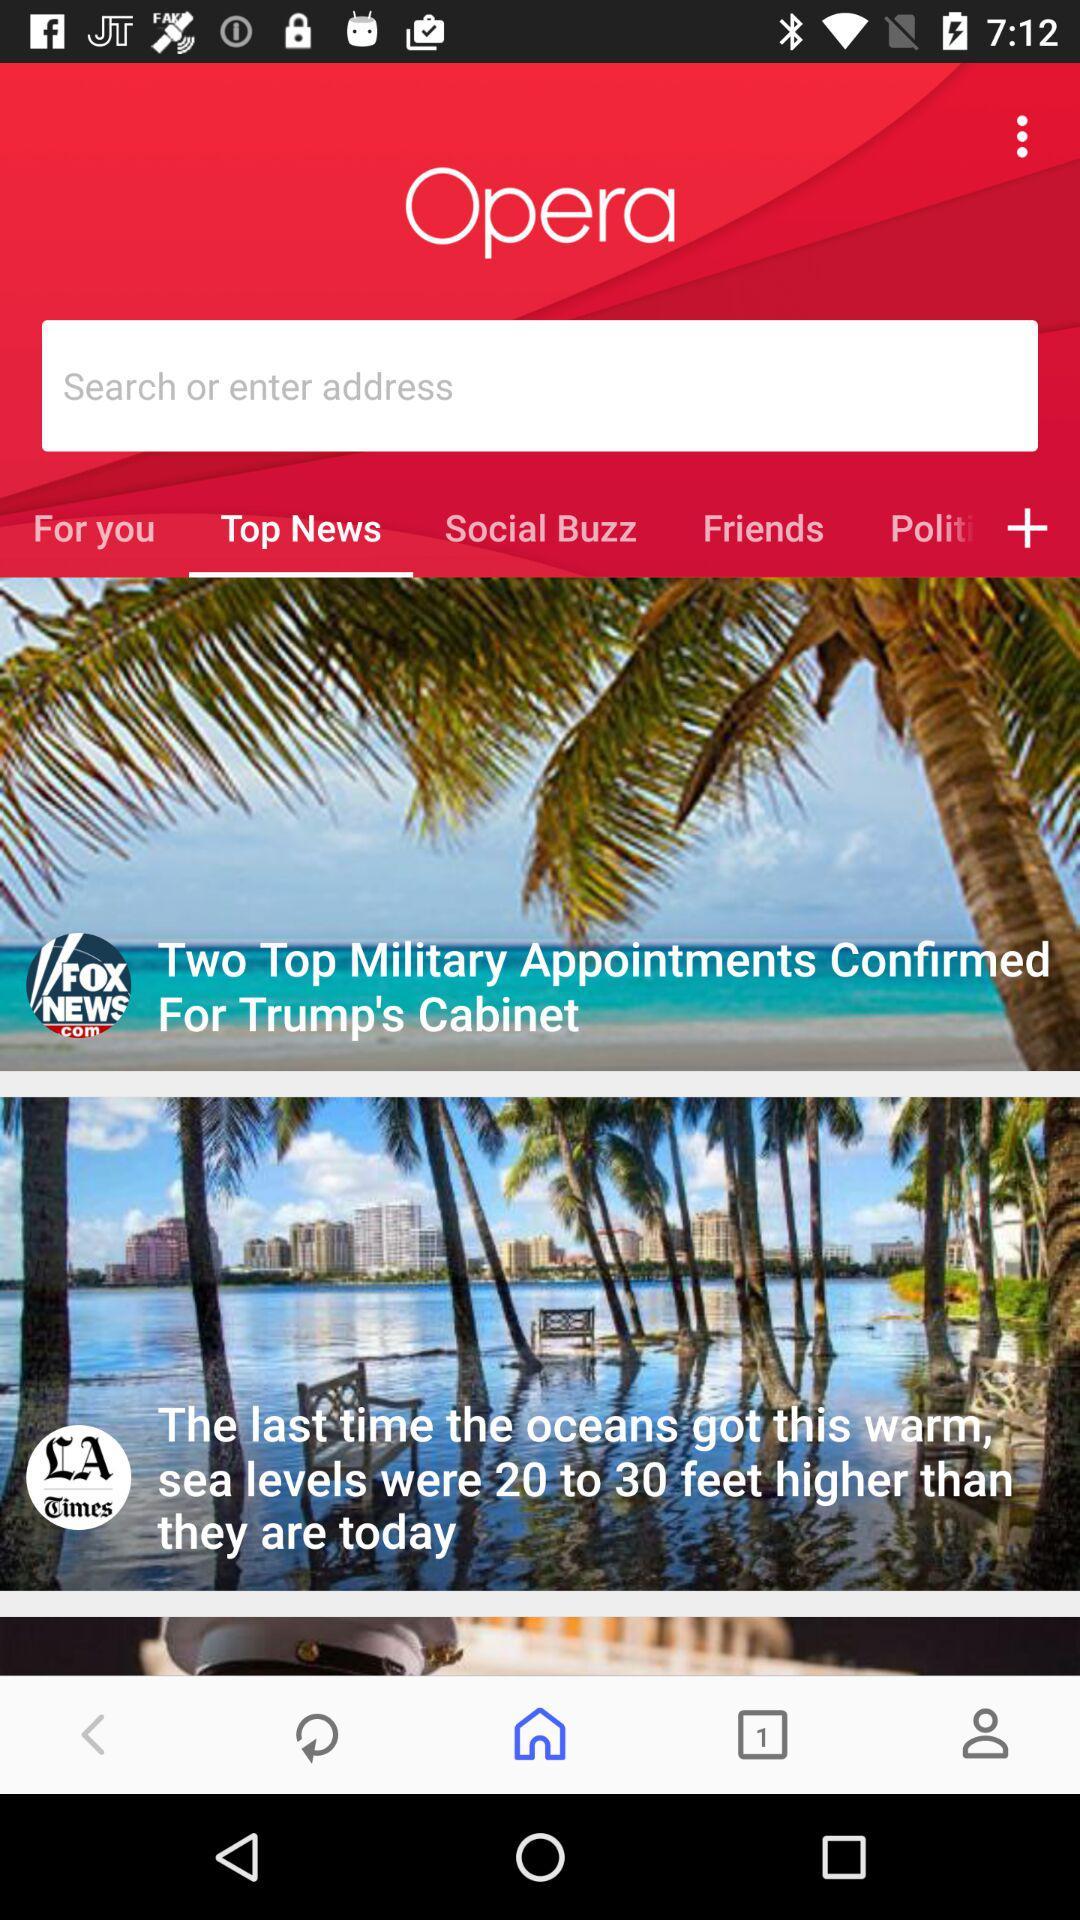  Describe the element at coordinates (540, 1733) in the screenshot. I see `the home icon` at that location.